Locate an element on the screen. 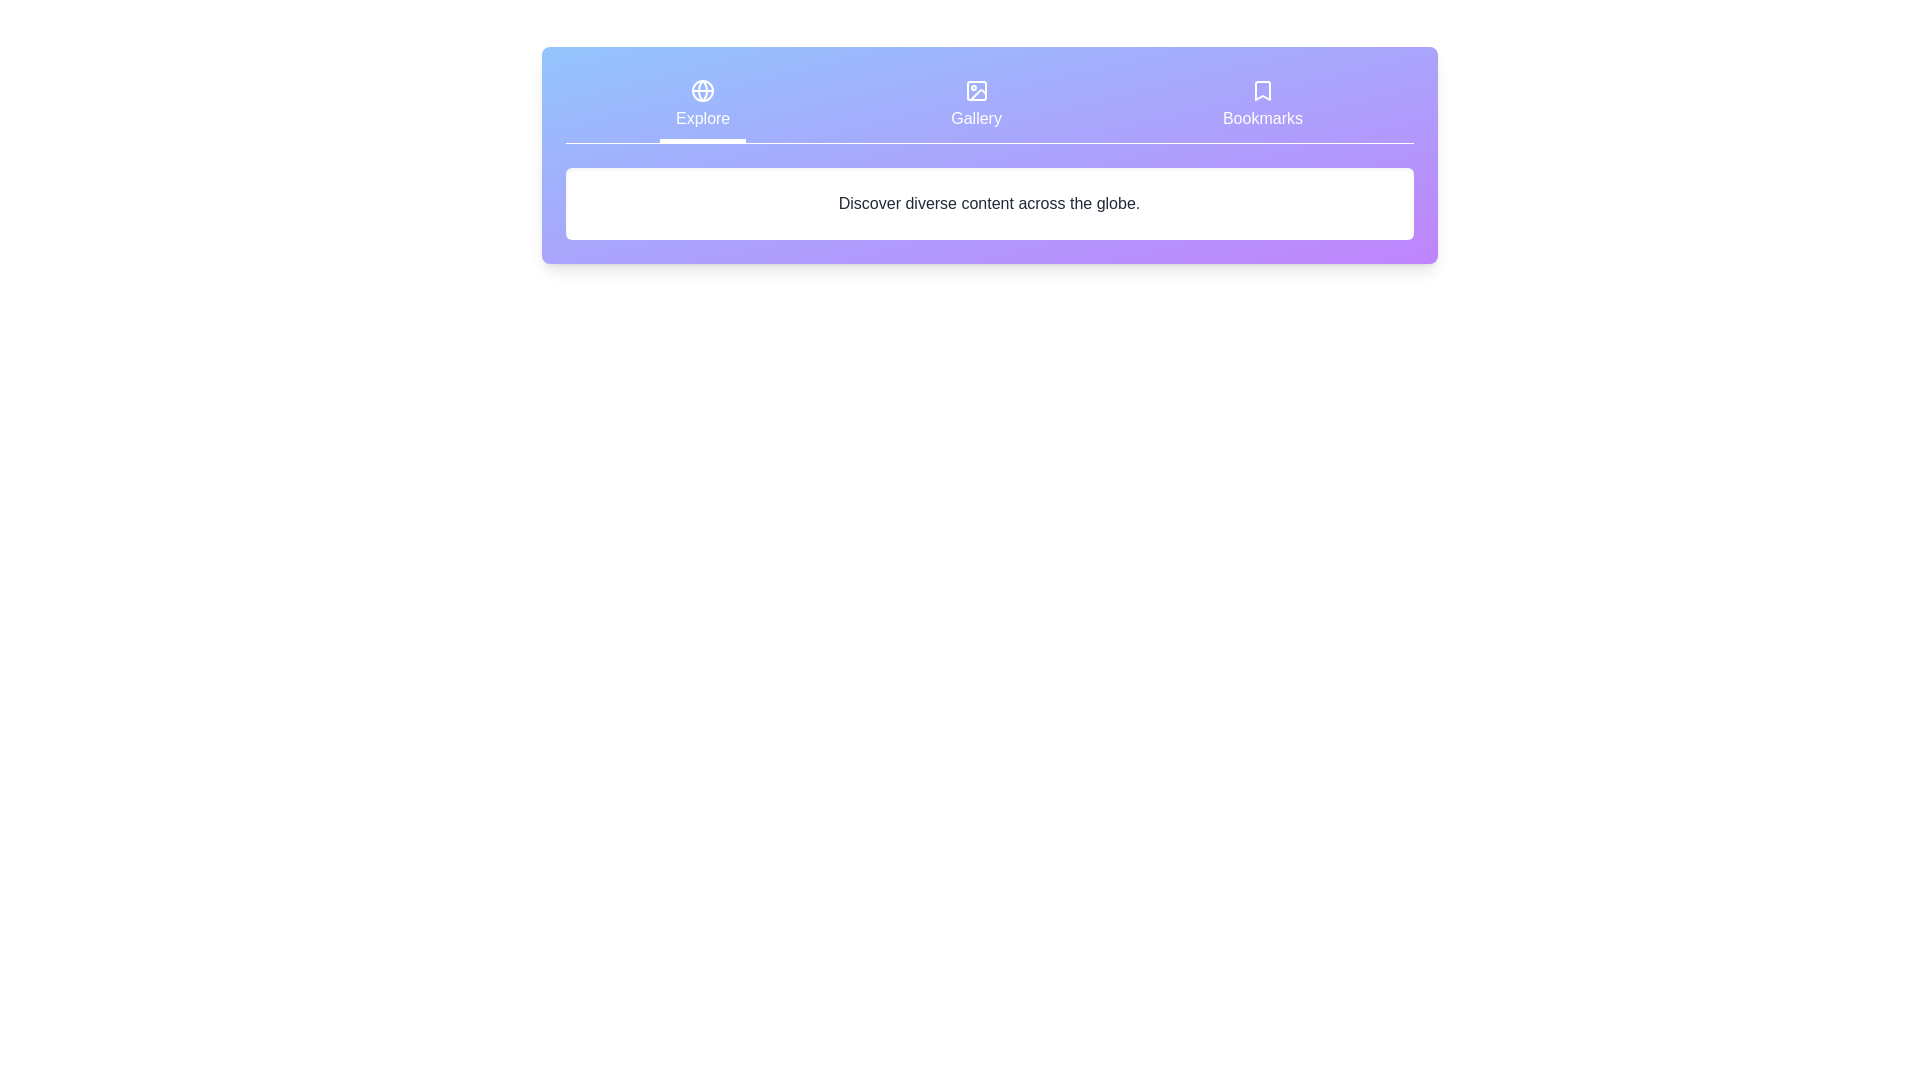 The width and height of the screenshot is (1920, 1080). the Gallery tab by clicking on it is located at coordinates (977, 107).